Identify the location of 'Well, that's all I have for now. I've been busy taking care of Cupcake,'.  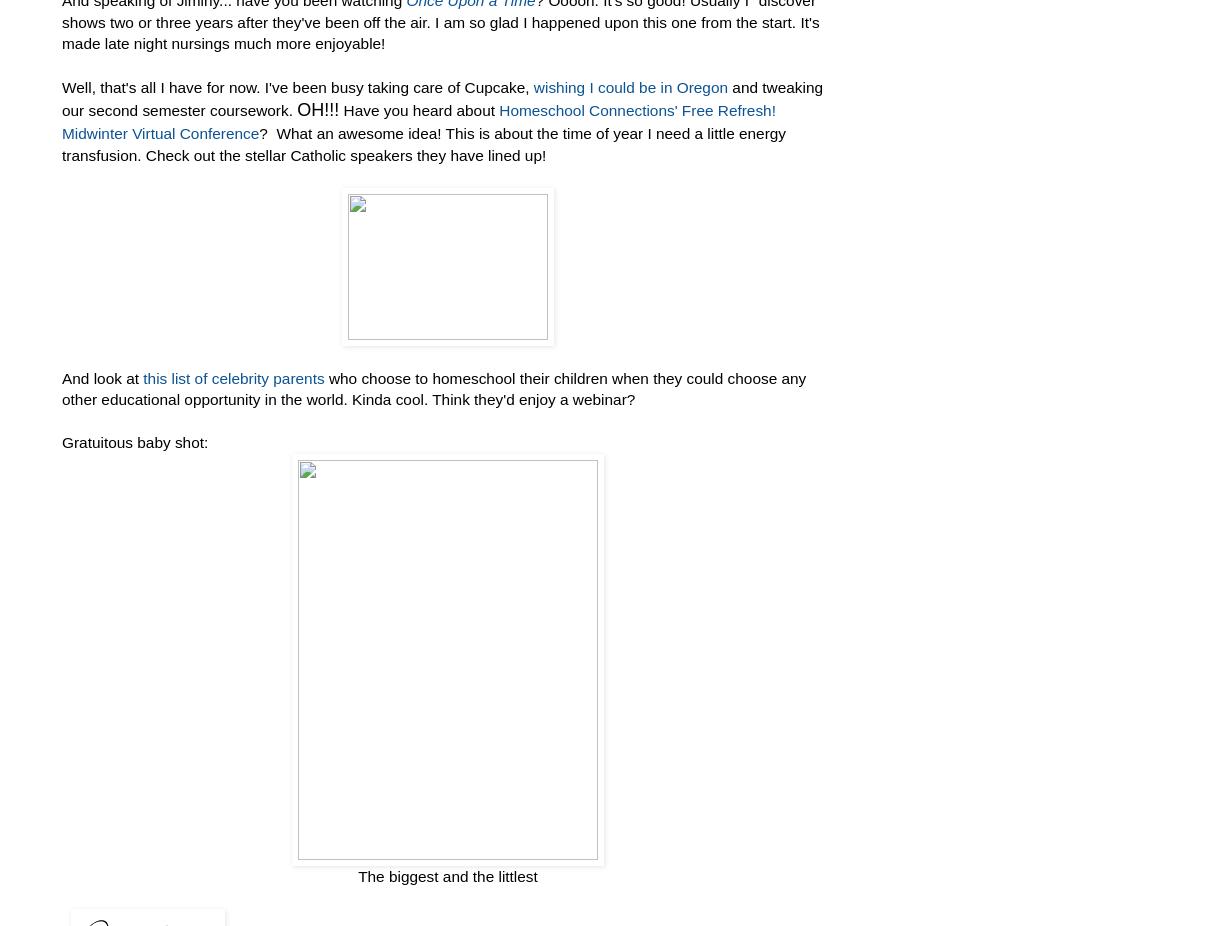
(297, 85).